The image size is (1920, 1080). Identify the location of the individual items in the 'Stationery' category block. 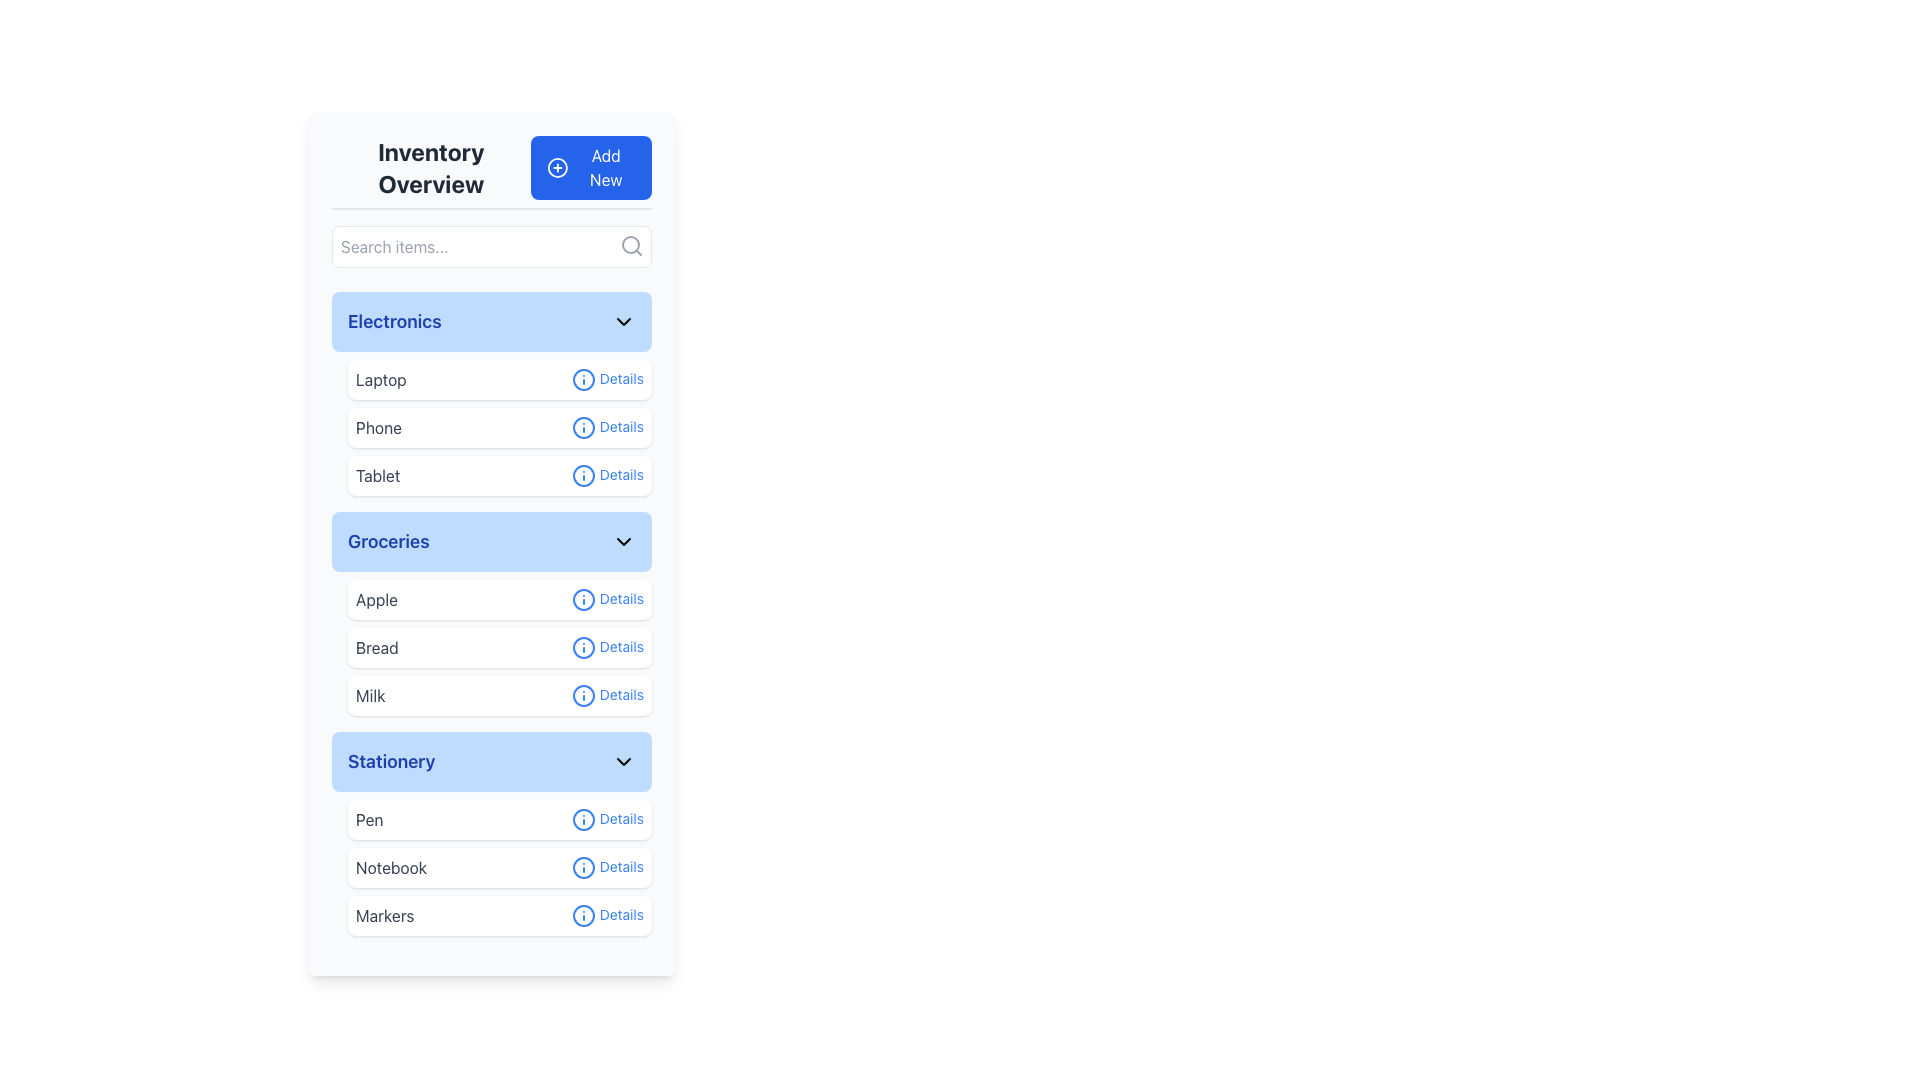
(491, 833).